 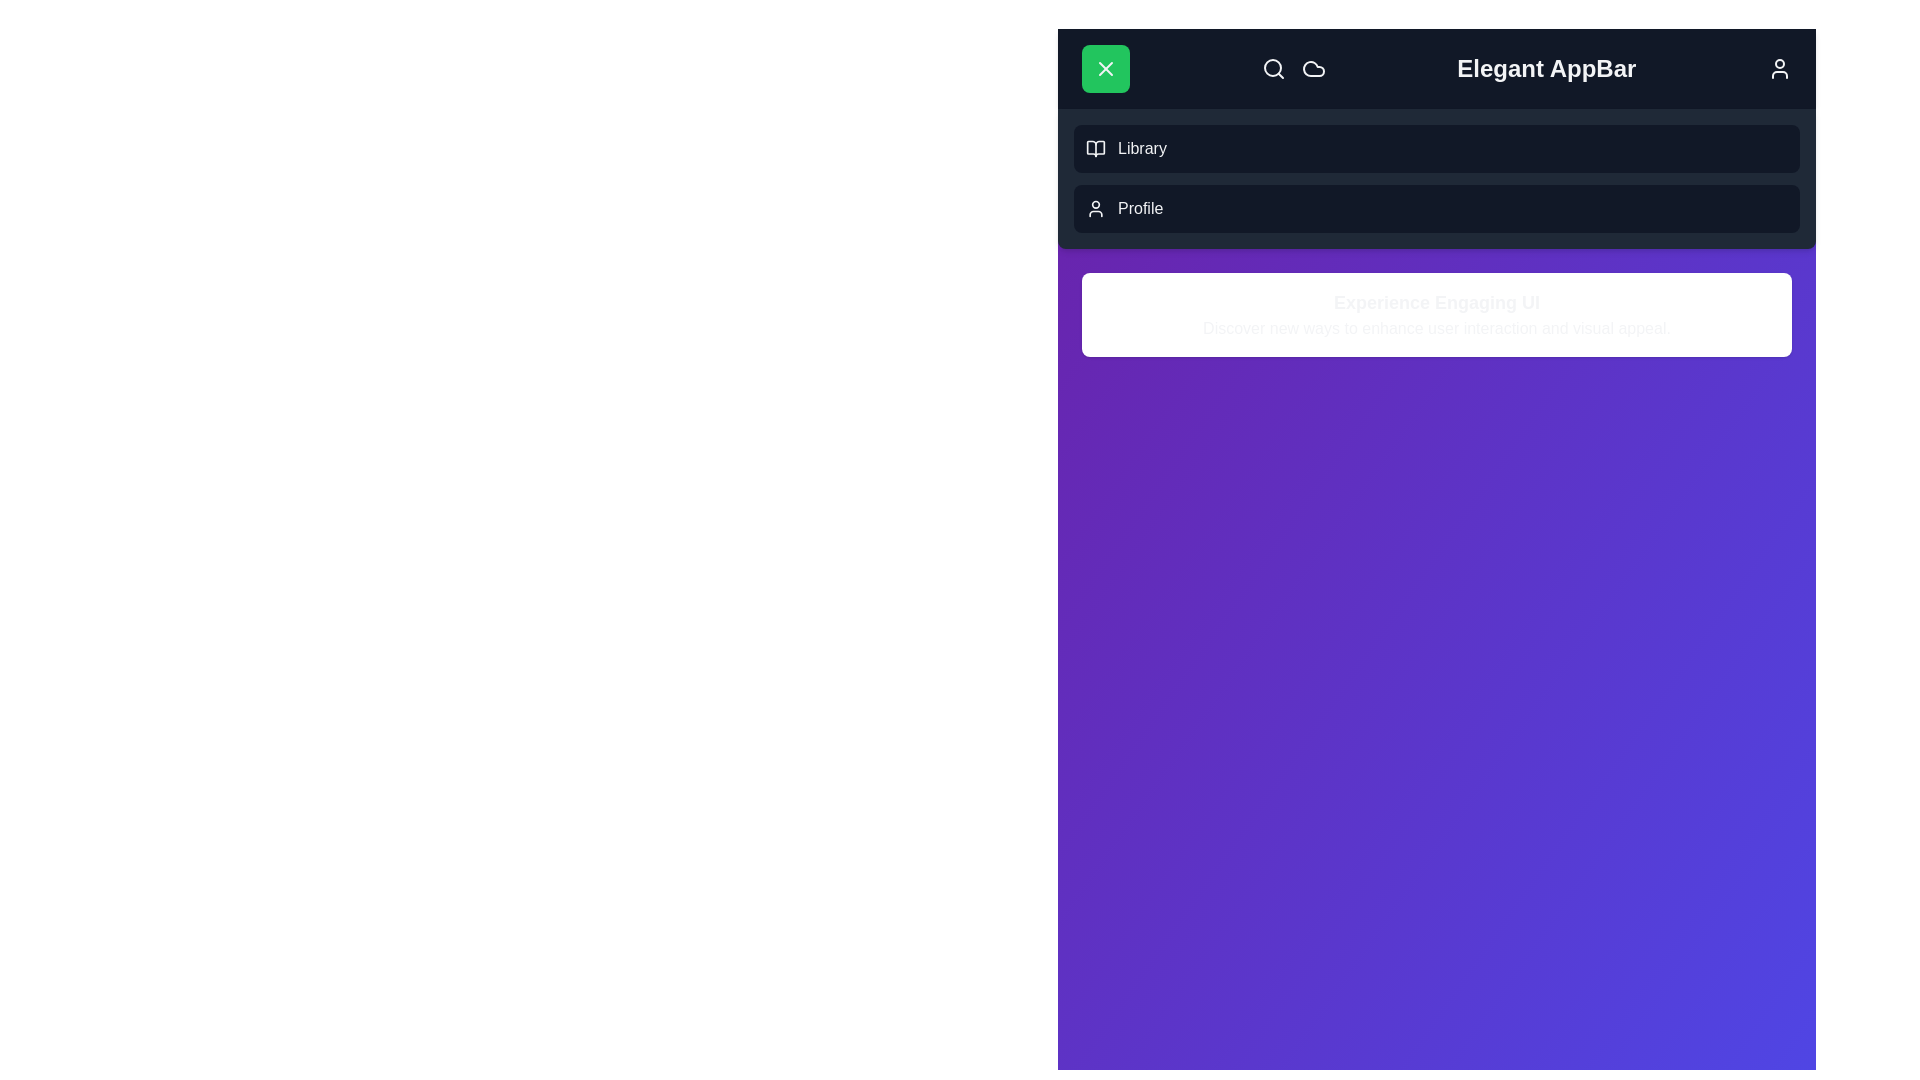 What do you see at coordinates (1780, 68) in the screenshot?
I see `the user profile icon` at bounding box center [1780, 68].